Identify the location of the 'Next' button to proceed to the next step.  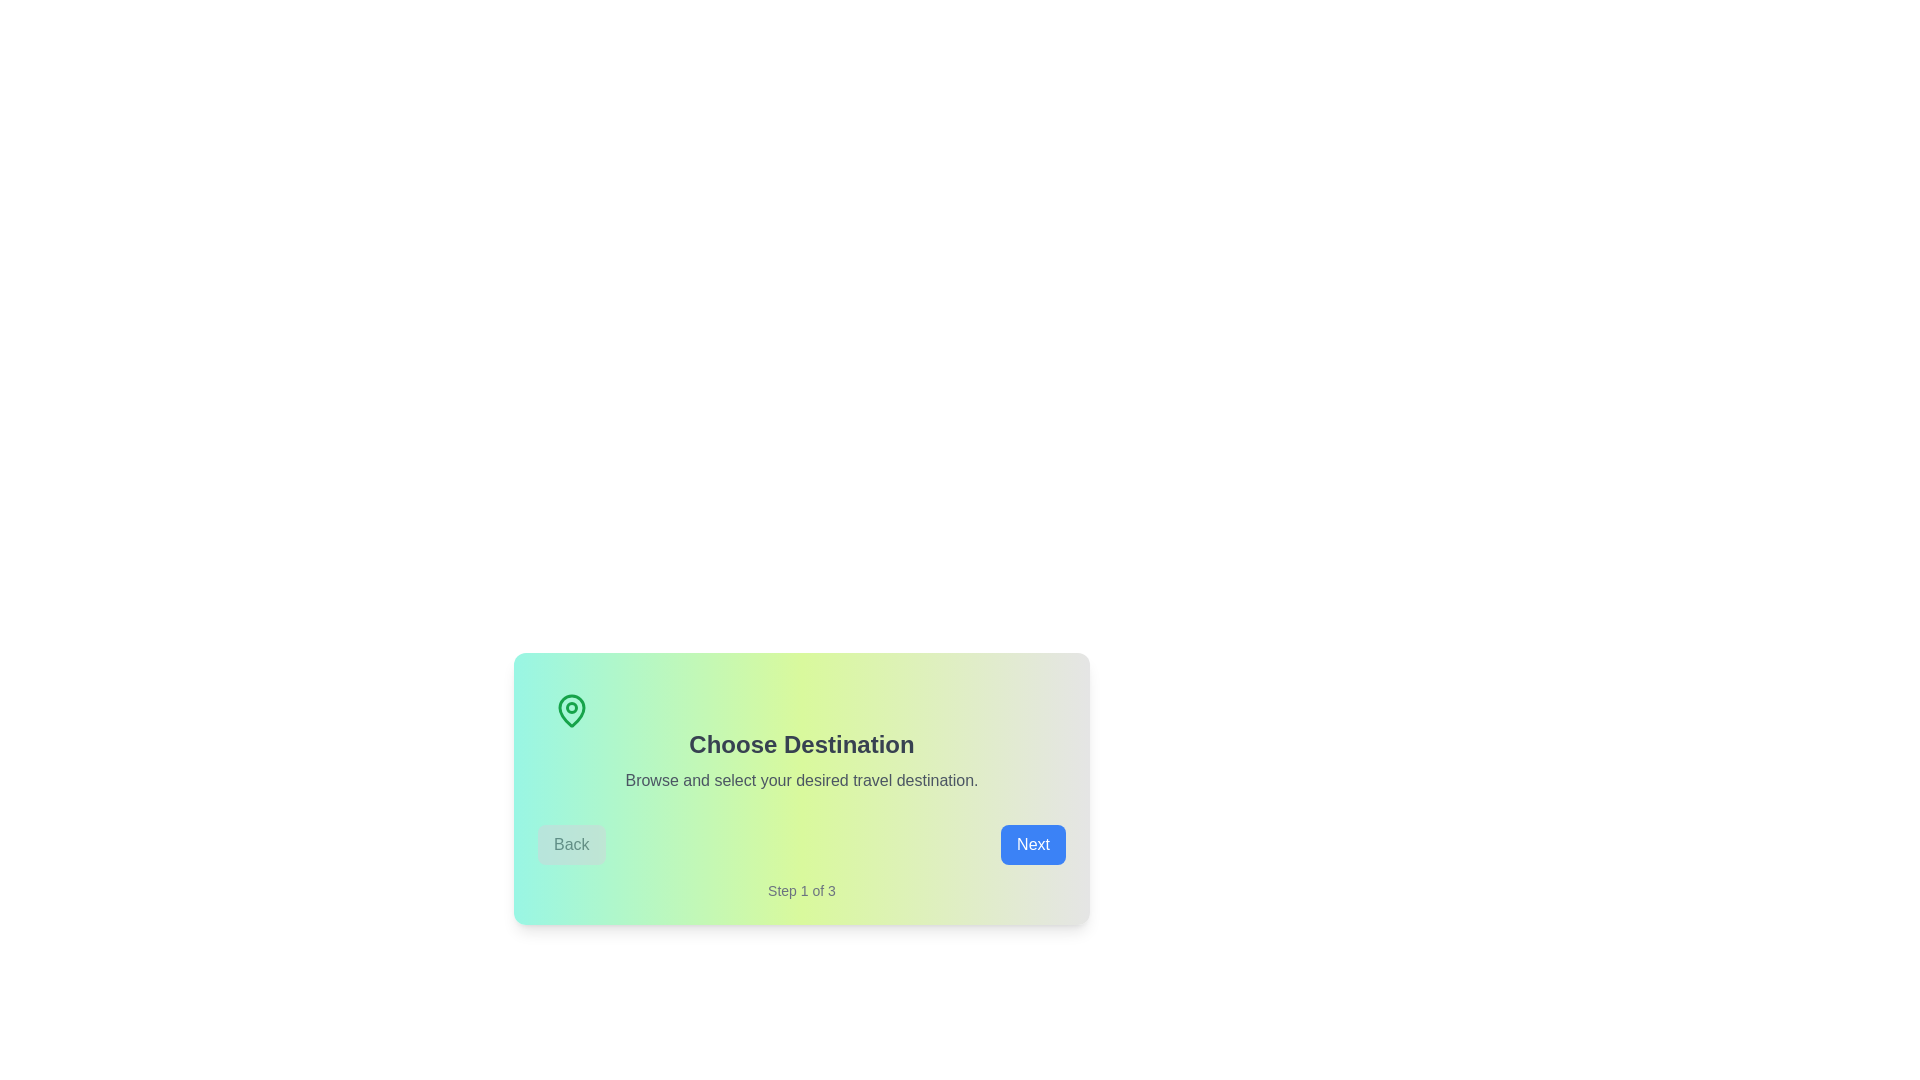
(1033, 844).